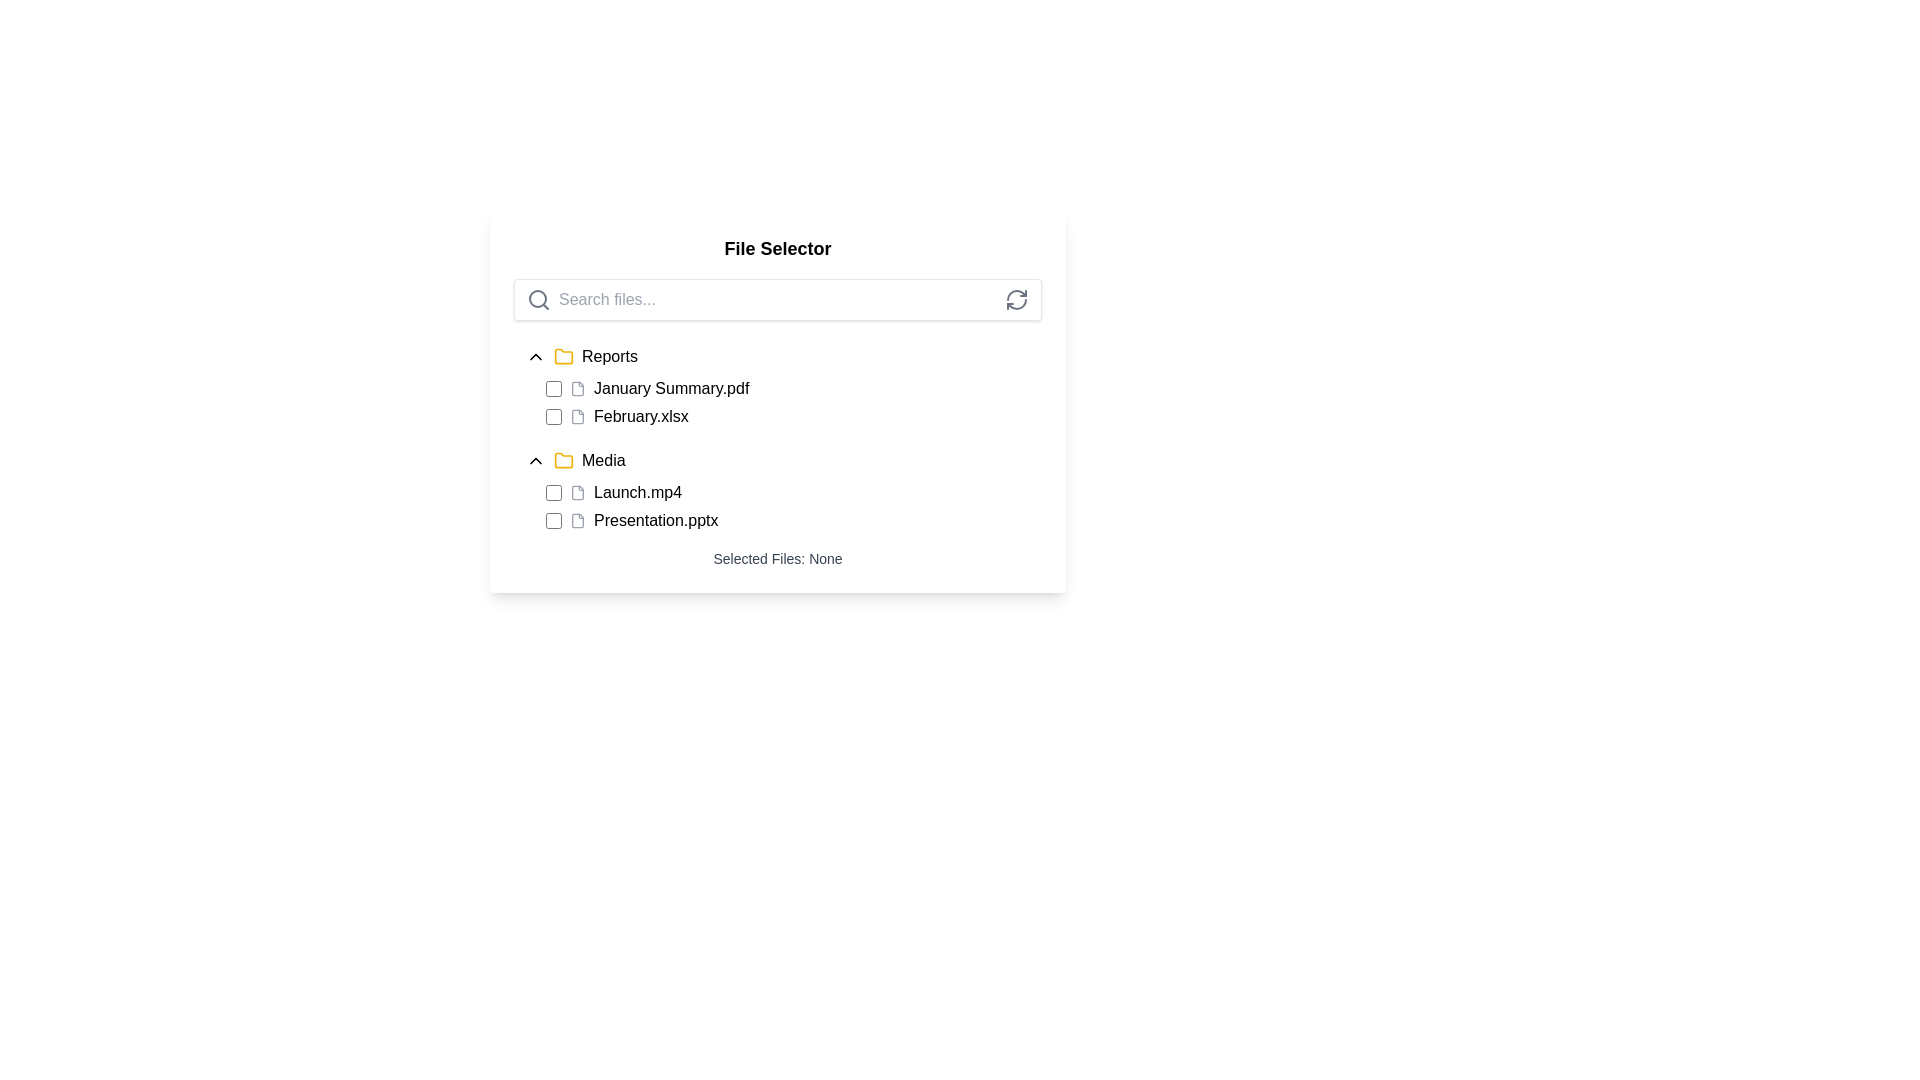 Image resolution: width=1920 pixels, height=1080 pixels. Describe the element at coordinates (563, 354) in the screenshot. I see `the folder icon located to the left of the label 'Media'` at that location.